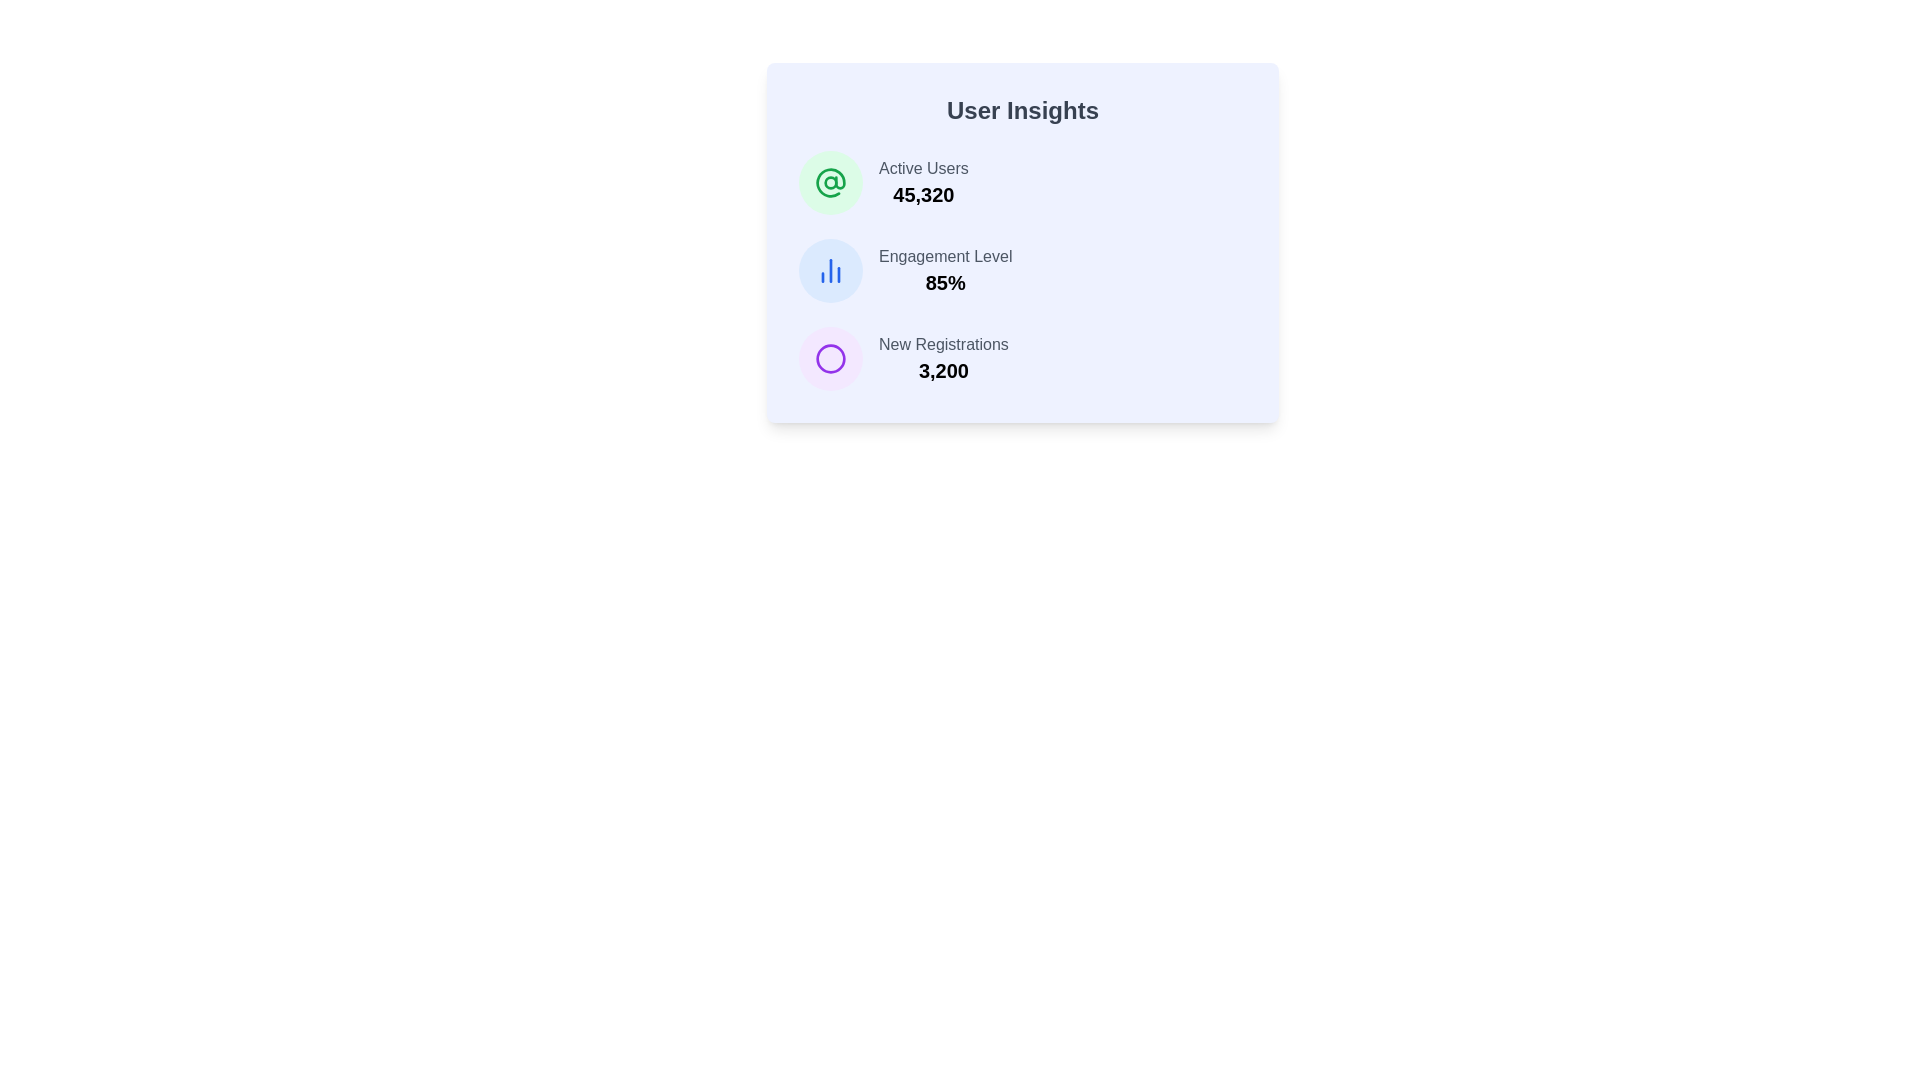 Image resolution: width=1920 pixels, height=1080 pixels. What do you see at coordinates (944, 256) in the screenshot?
I see `the Text Label in the 'User Insights' card, which is positioned above the '85%' text and aligned to the right of a circular icon with a chart-like graphic` at bounding box center [944, 256].